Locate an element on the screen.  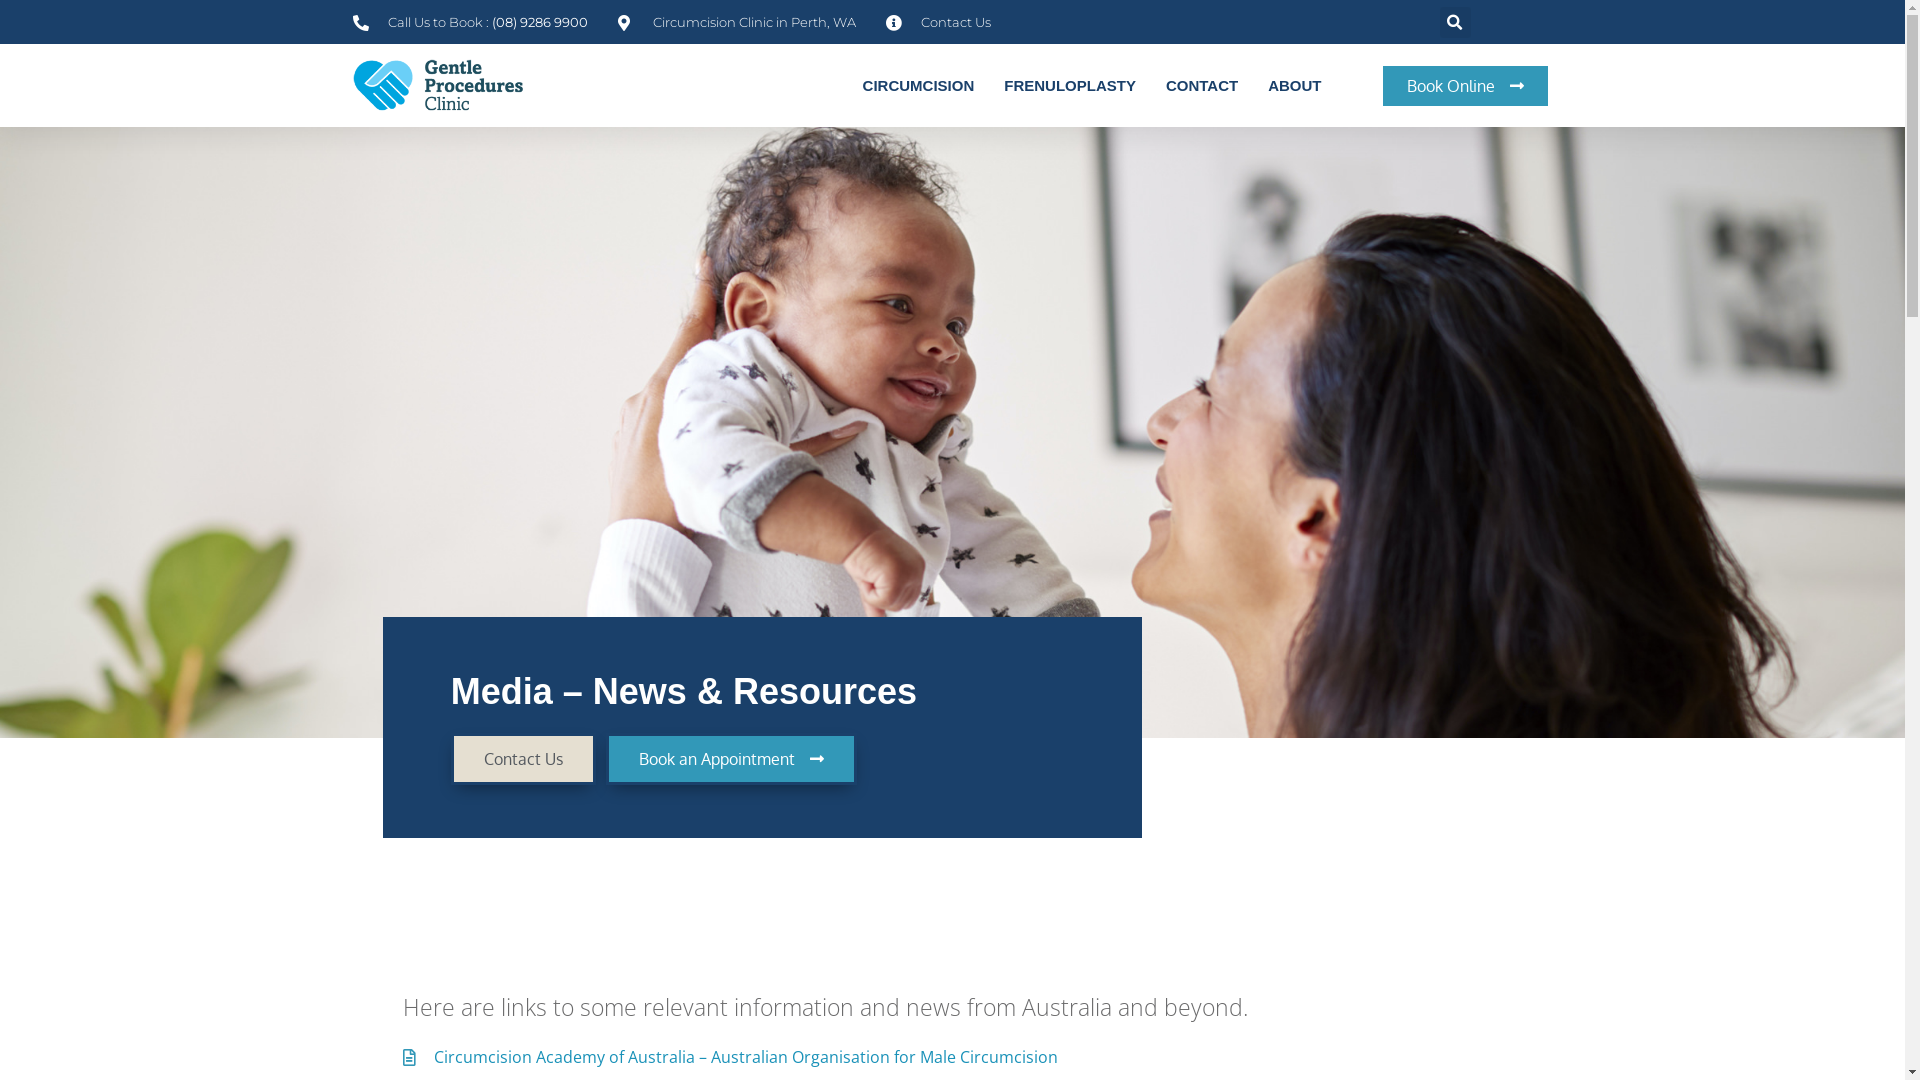
'FRENULOPLASTY' is located at coordinates (1069, 84).